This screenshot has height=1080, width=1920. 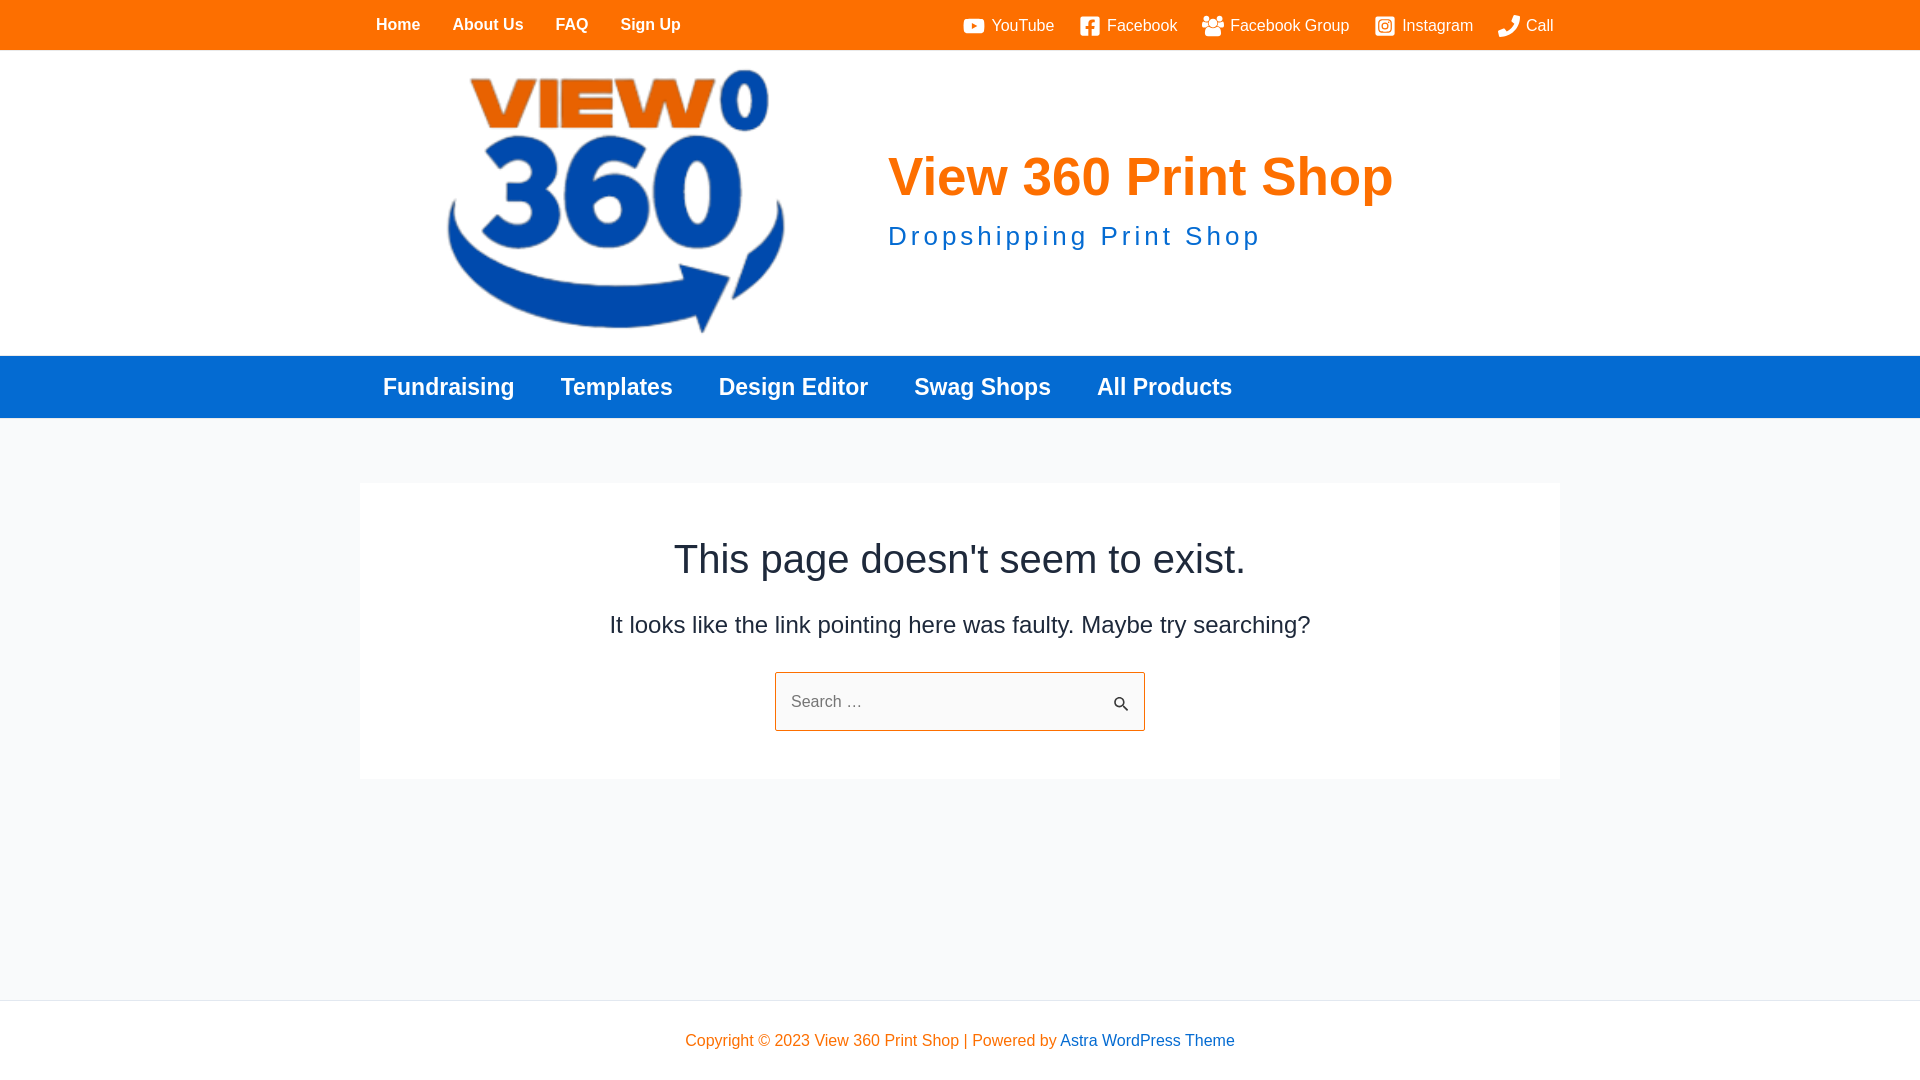 What do you see at coordinates (435, 24) in the screenshot?
I see `'About Us'` at bounding box center [435, 24].